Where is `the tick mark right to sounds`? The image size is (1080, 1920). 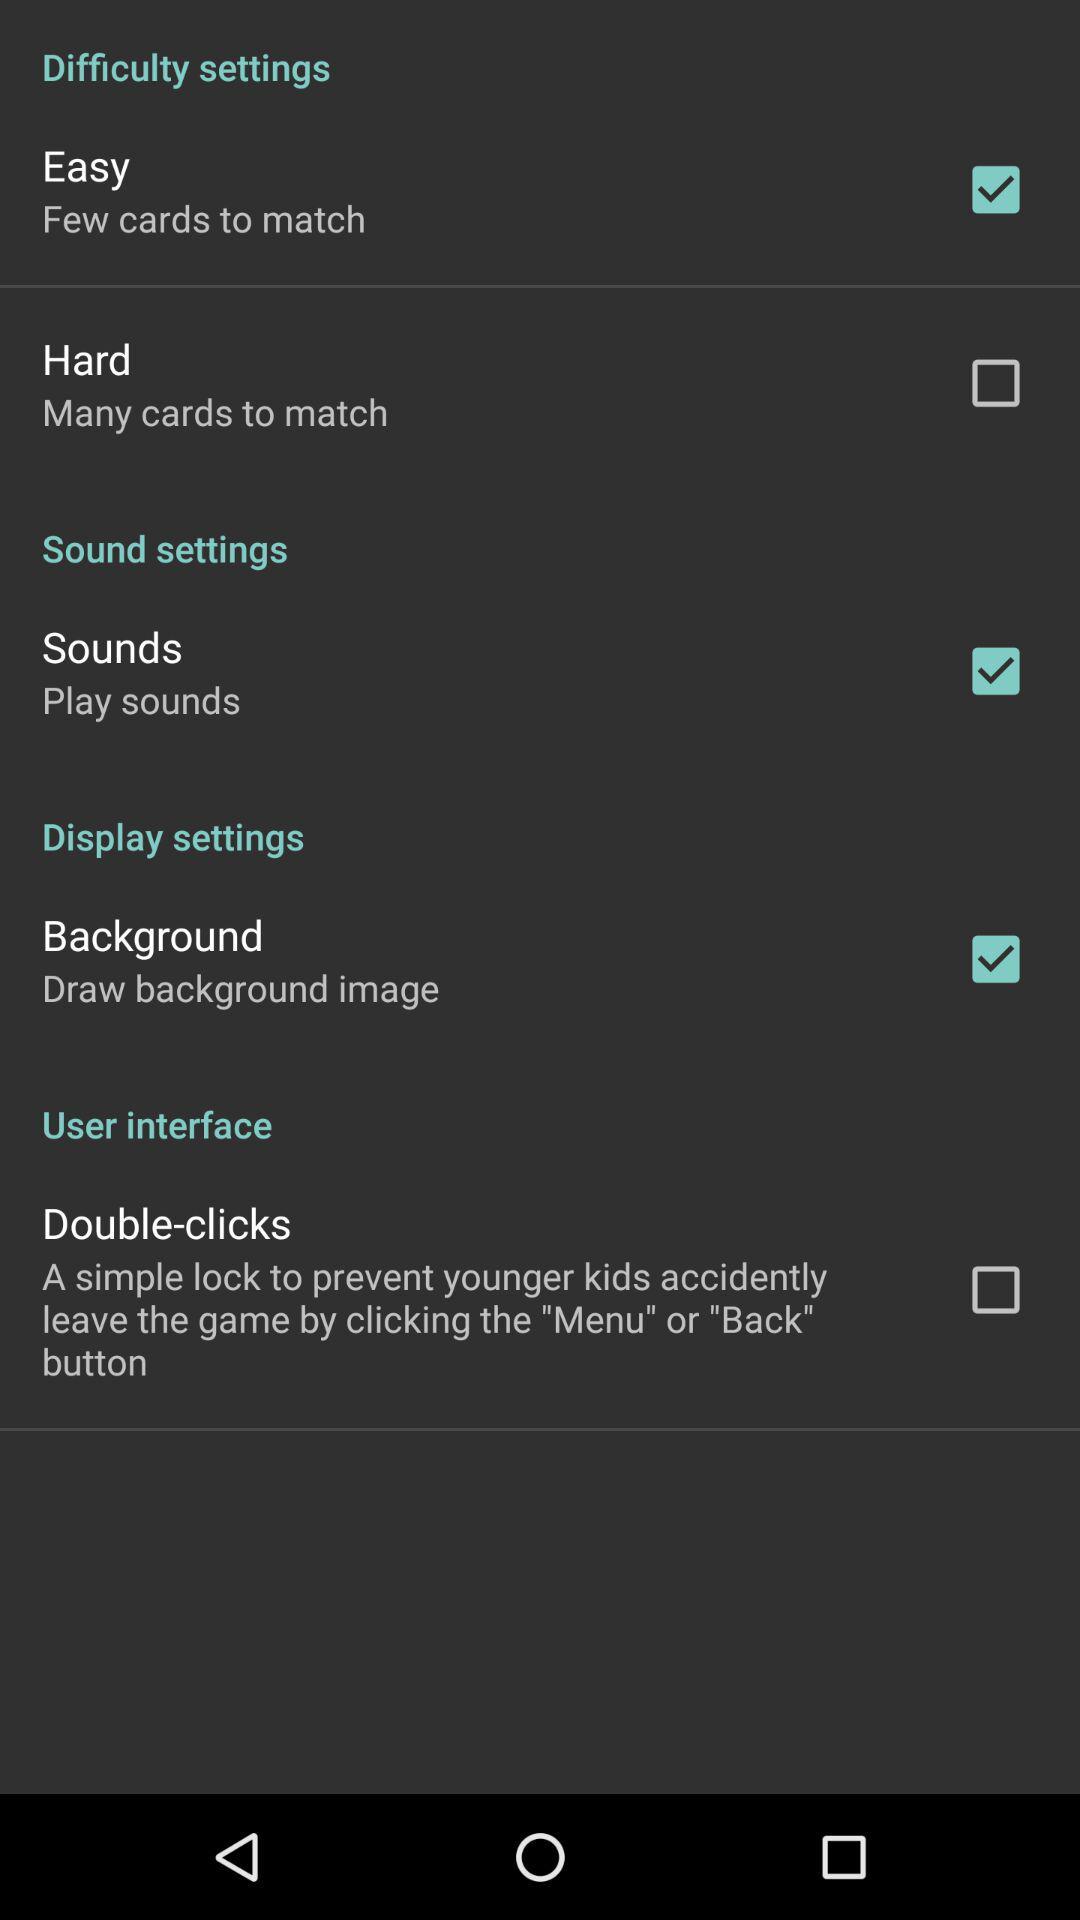
the tick mark right to sounds is located at coordinates (995, 671).